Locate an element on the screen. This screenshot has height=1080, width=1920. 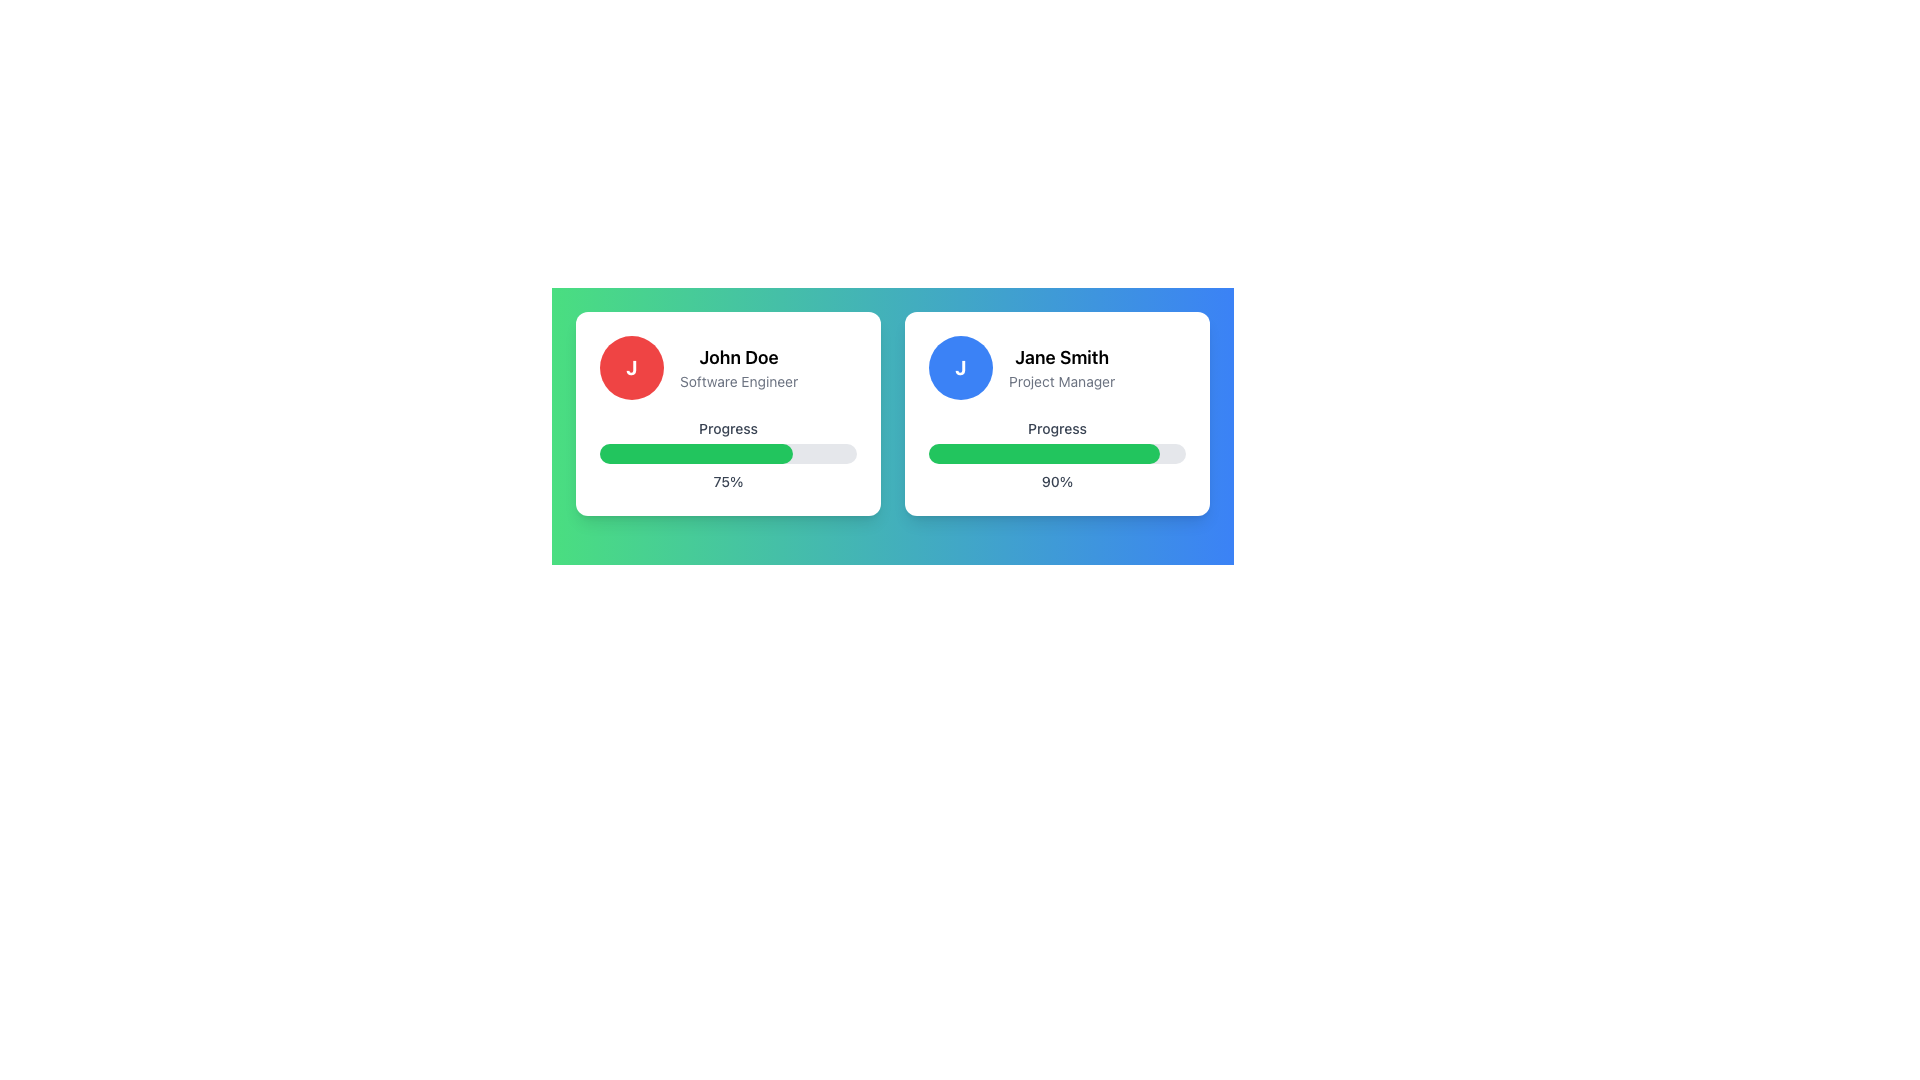
the 'Progress' text label that is displayed in gray color, located beneath the heading 'John Doe' and above a green progress bar is located at coordinates (727, 427).